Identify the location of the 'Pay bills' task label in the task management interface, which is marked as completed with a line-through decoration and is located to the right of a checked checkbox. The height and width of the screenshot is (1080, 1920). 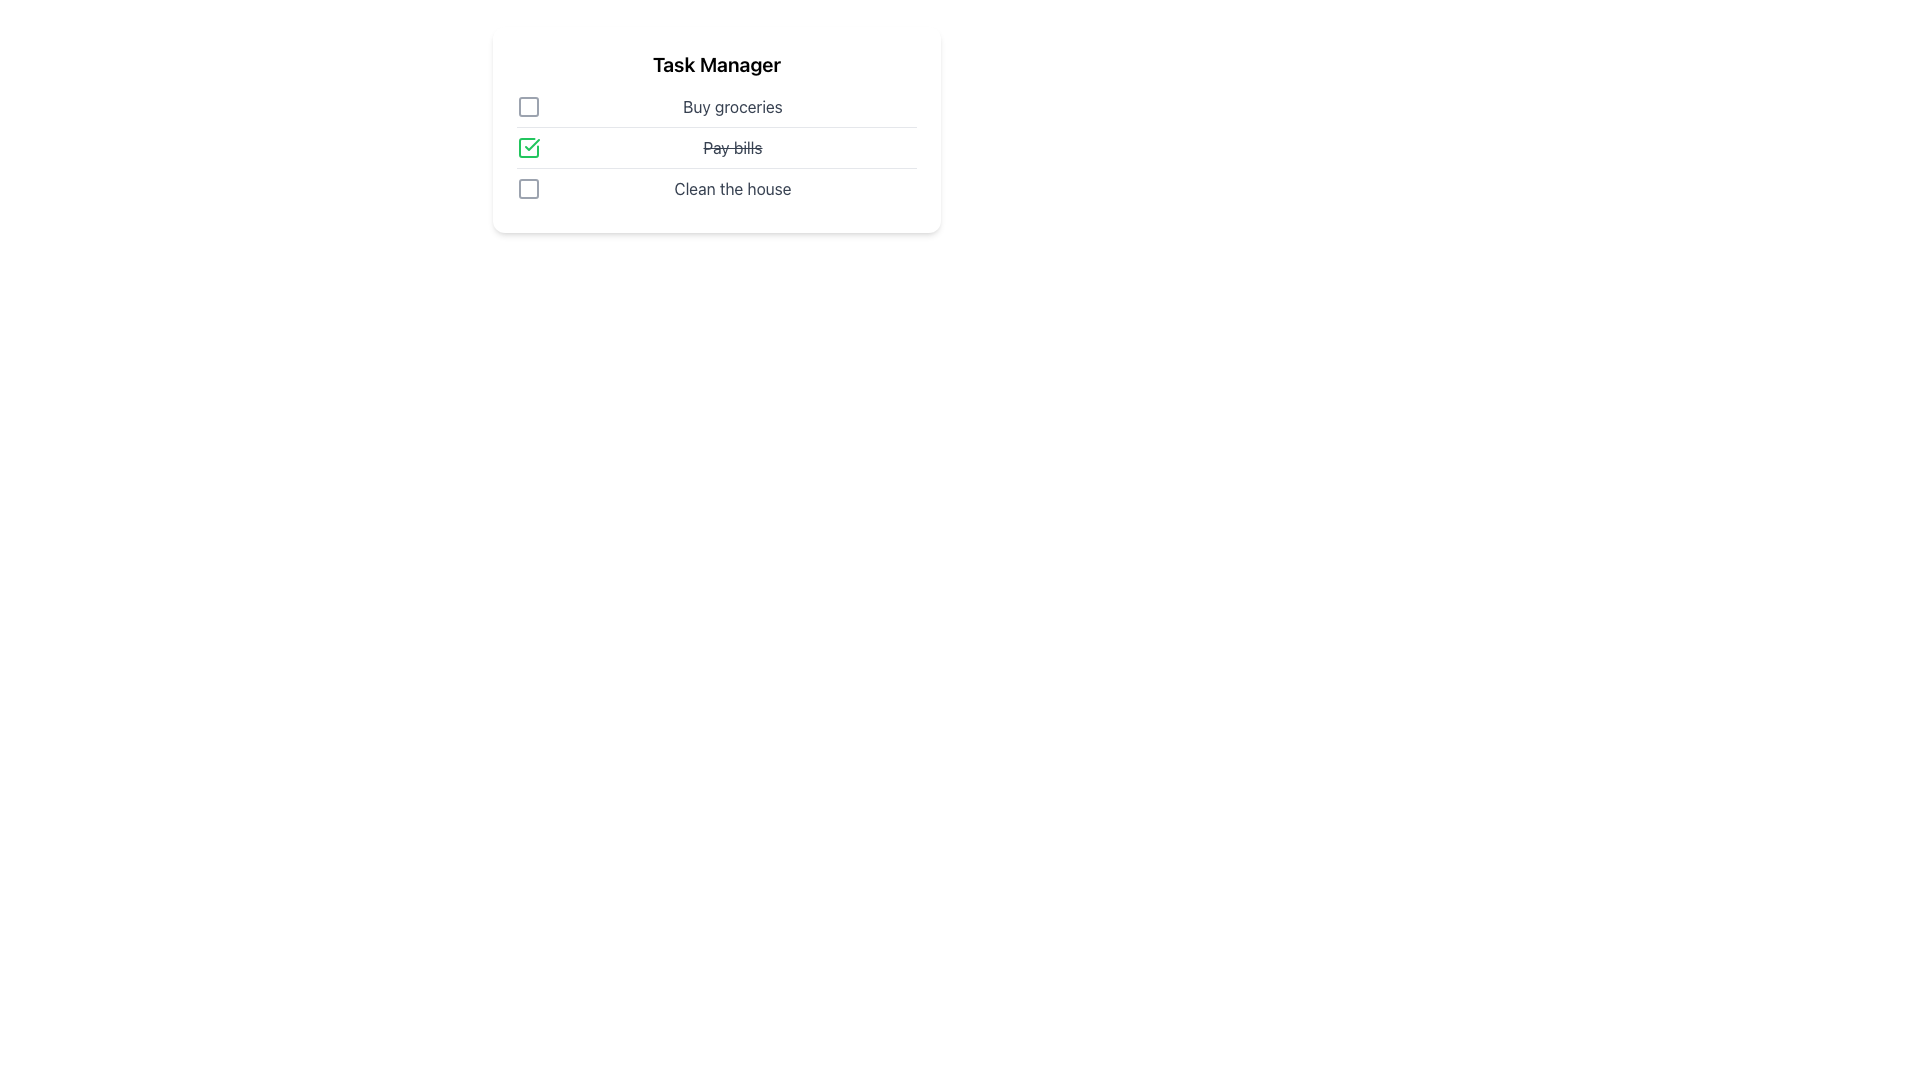
(732, 146).